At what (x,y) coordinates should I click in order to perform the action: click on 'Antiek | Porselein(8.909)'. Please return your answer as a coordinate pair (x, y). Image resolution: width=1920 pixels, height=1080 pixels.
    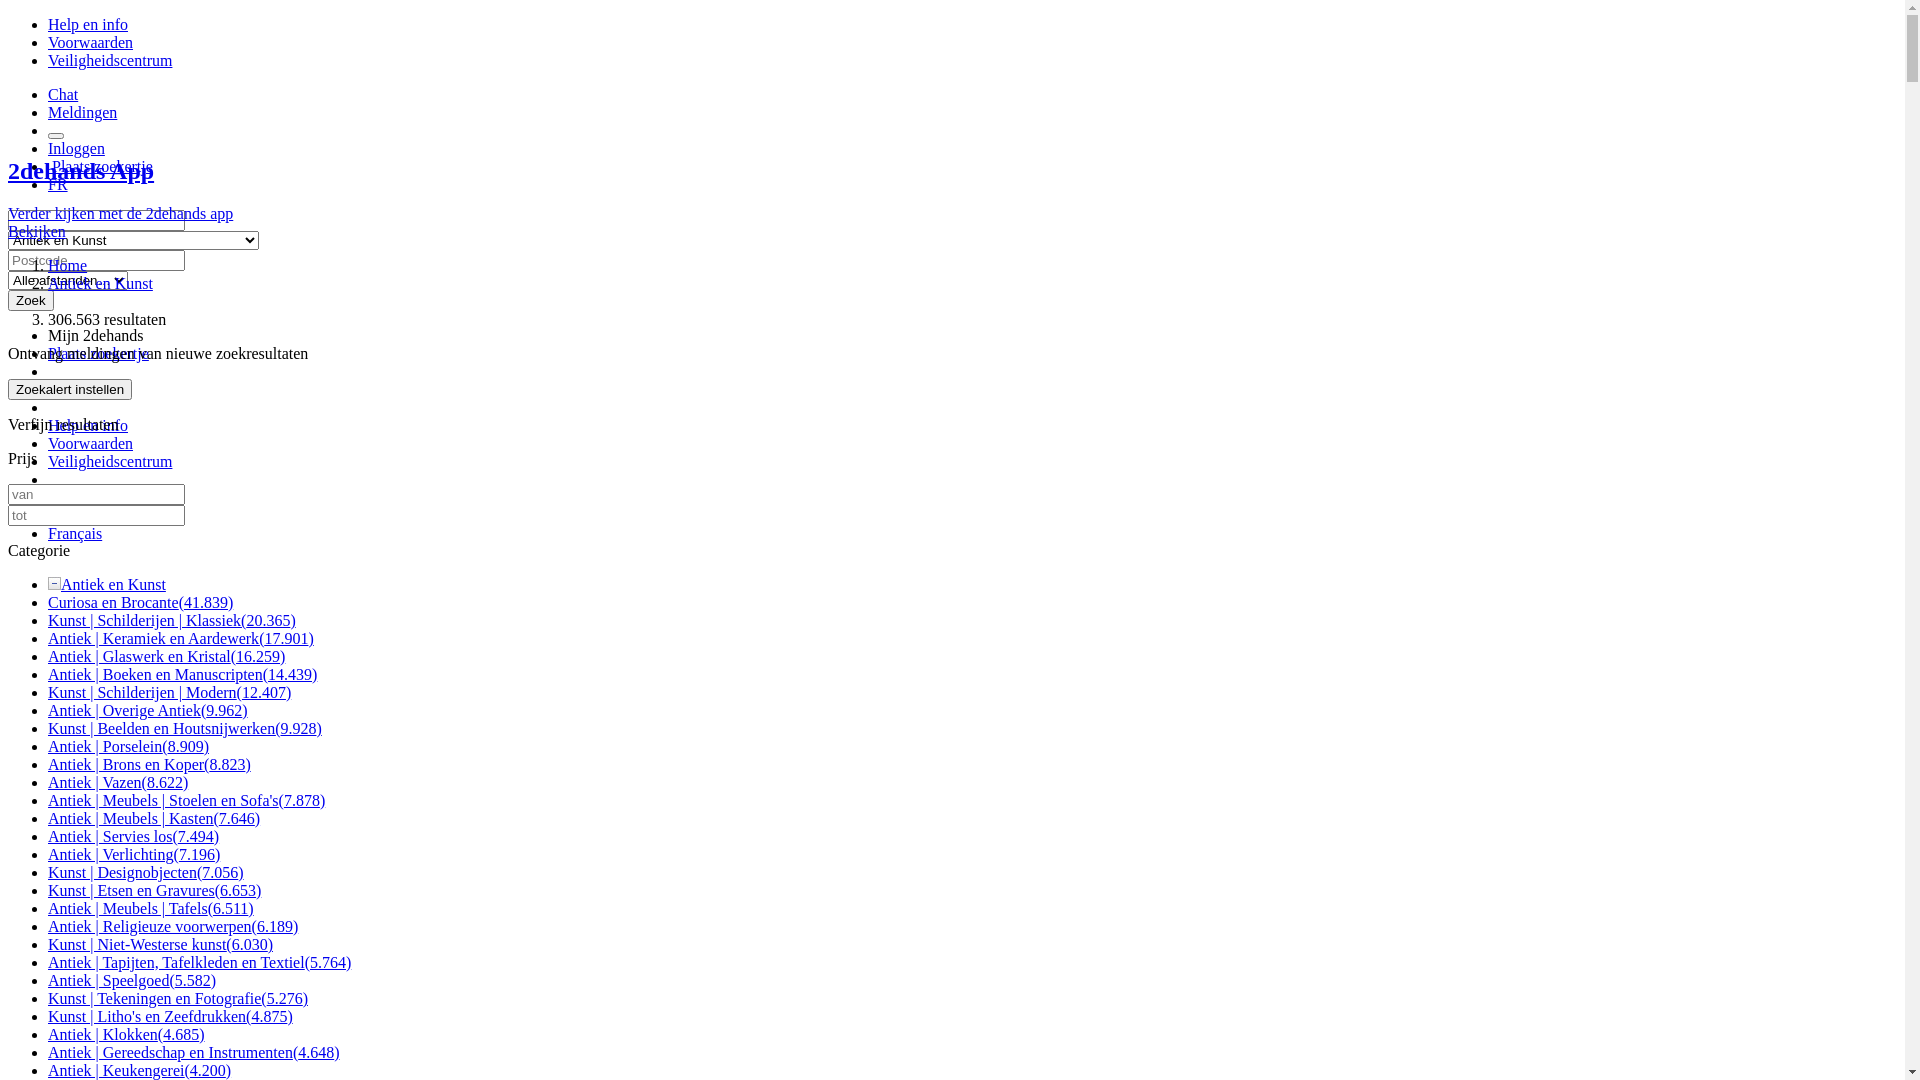
    Looking at the image, I should click on (127, 746).